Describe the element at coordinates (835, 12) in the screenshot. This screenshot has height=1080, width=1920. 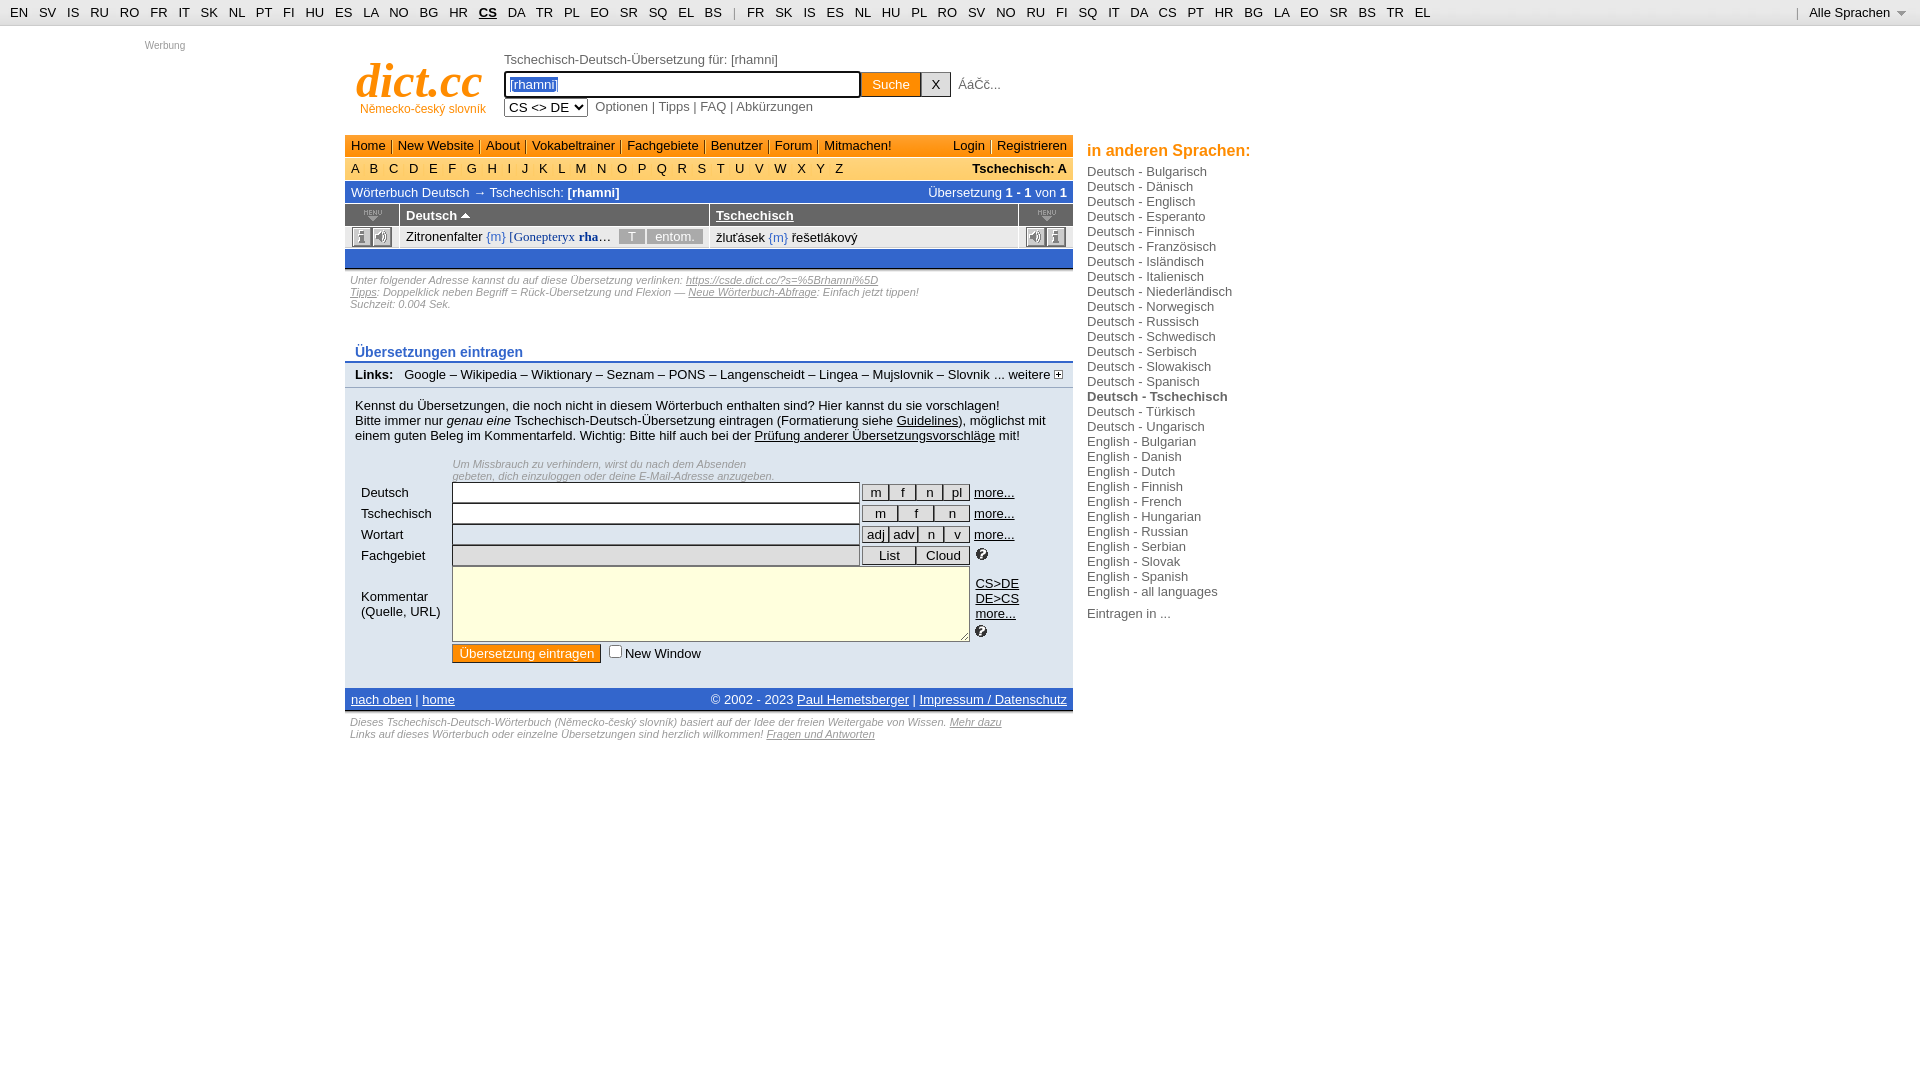
I see `'ES'` at that location.